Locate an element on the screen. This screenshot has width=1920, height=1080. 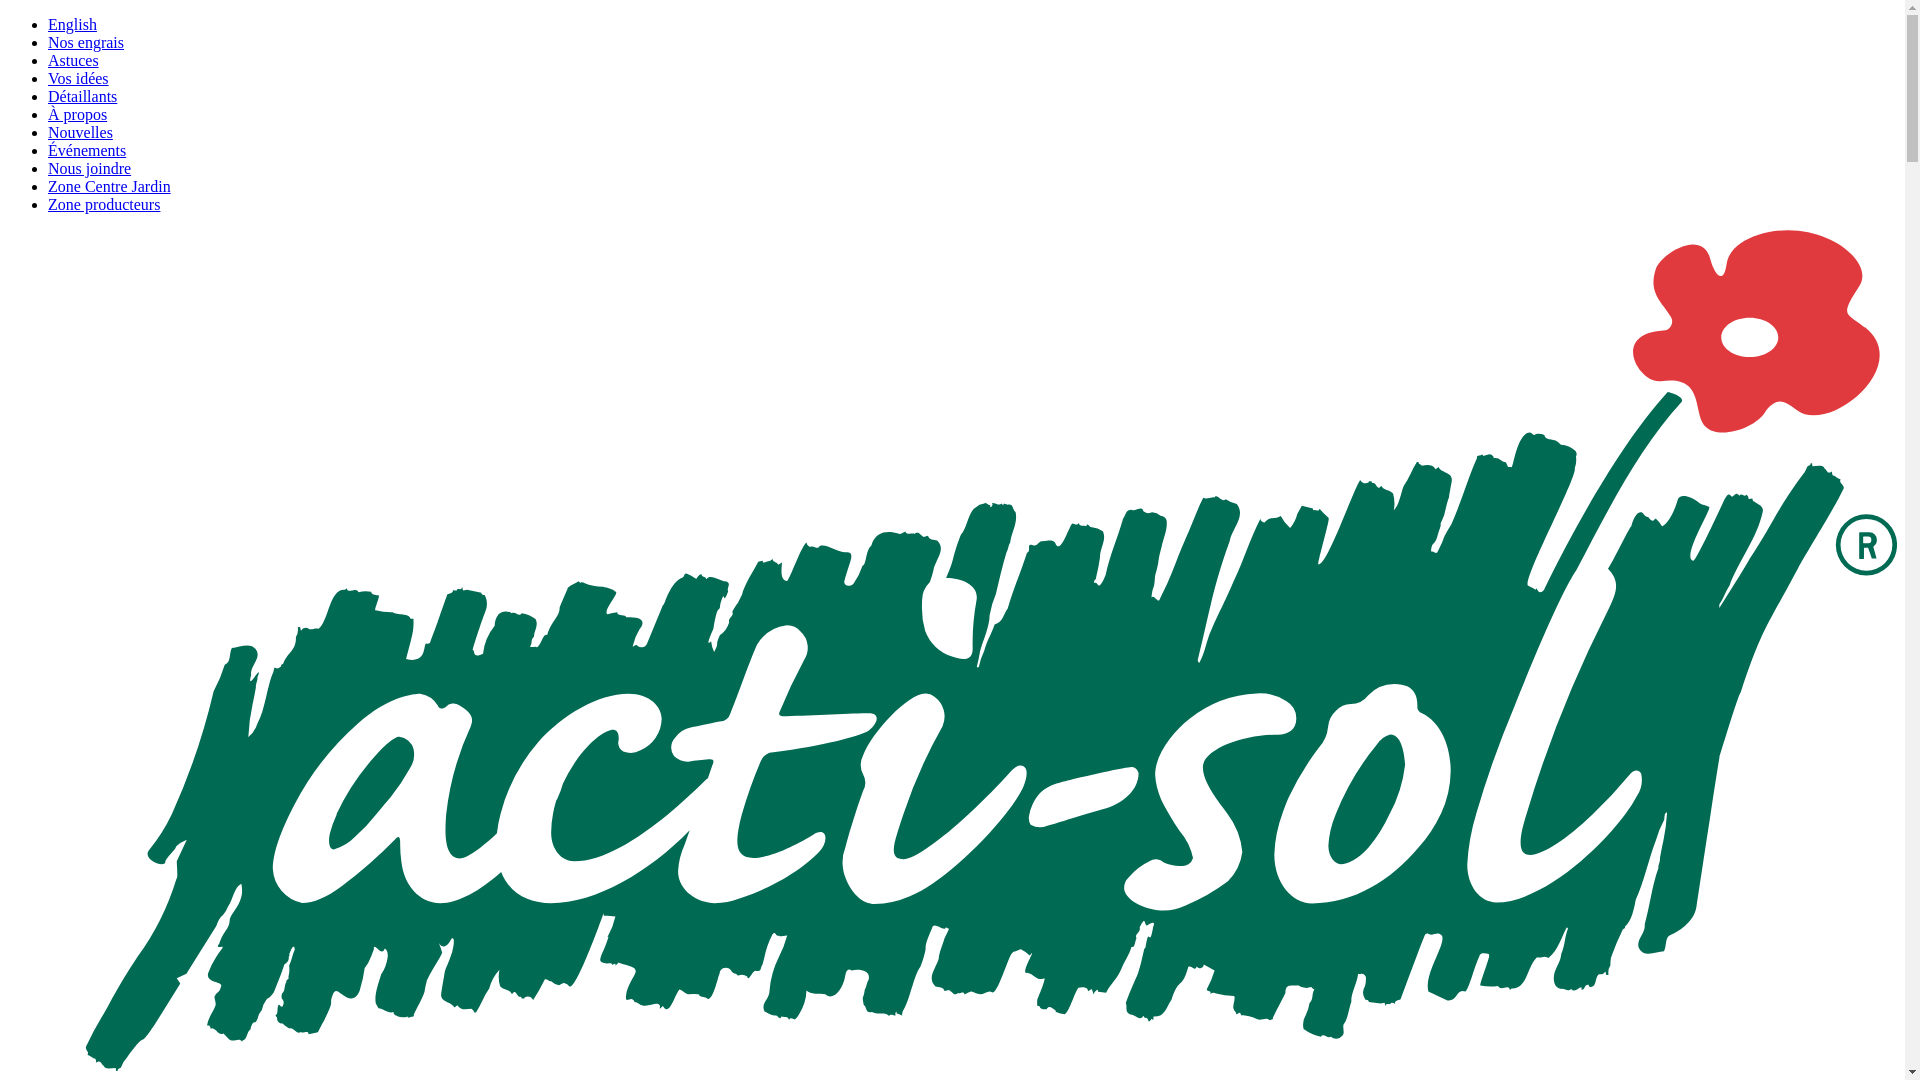
'Zone Centre Jardin' is located at coordinates (108, 186).